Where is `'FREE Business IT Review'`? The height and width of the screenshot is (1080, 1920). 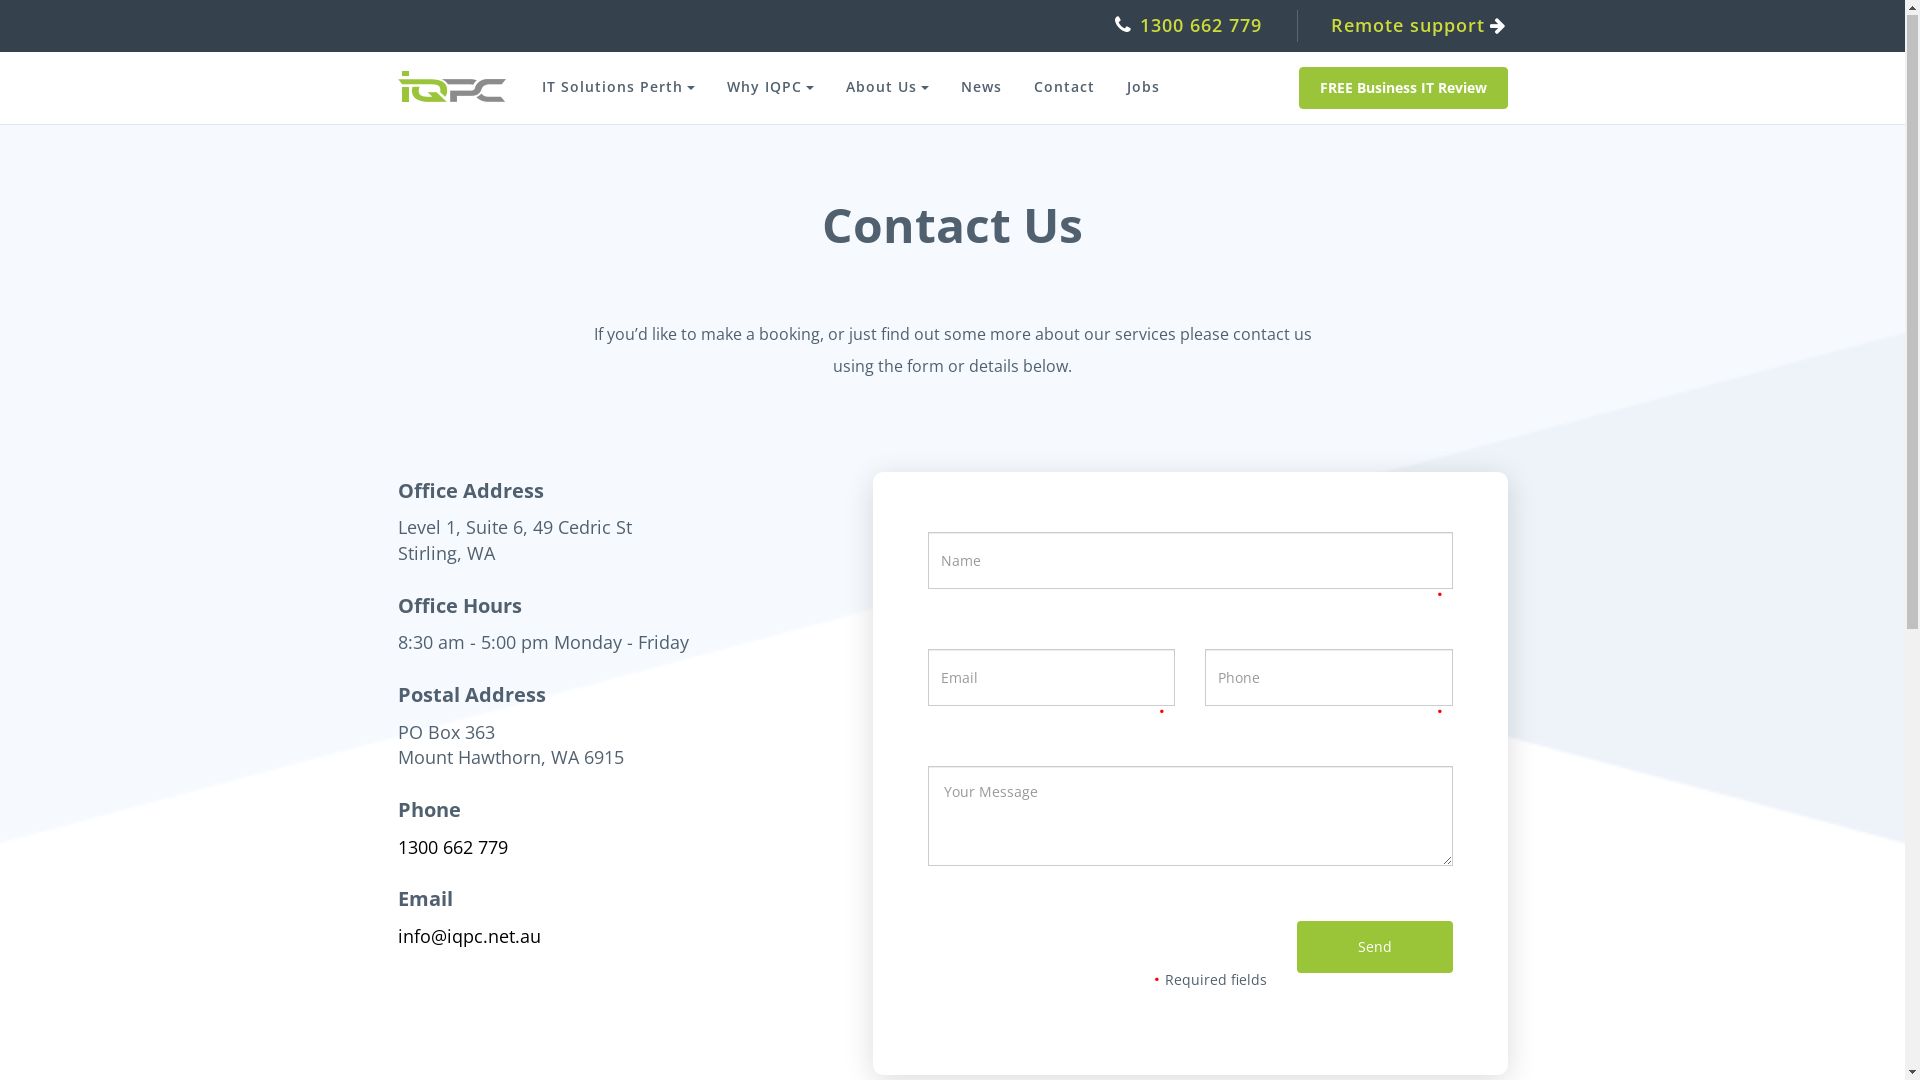 'FREE Business IT Review' is located at coordinates (1297, 87).